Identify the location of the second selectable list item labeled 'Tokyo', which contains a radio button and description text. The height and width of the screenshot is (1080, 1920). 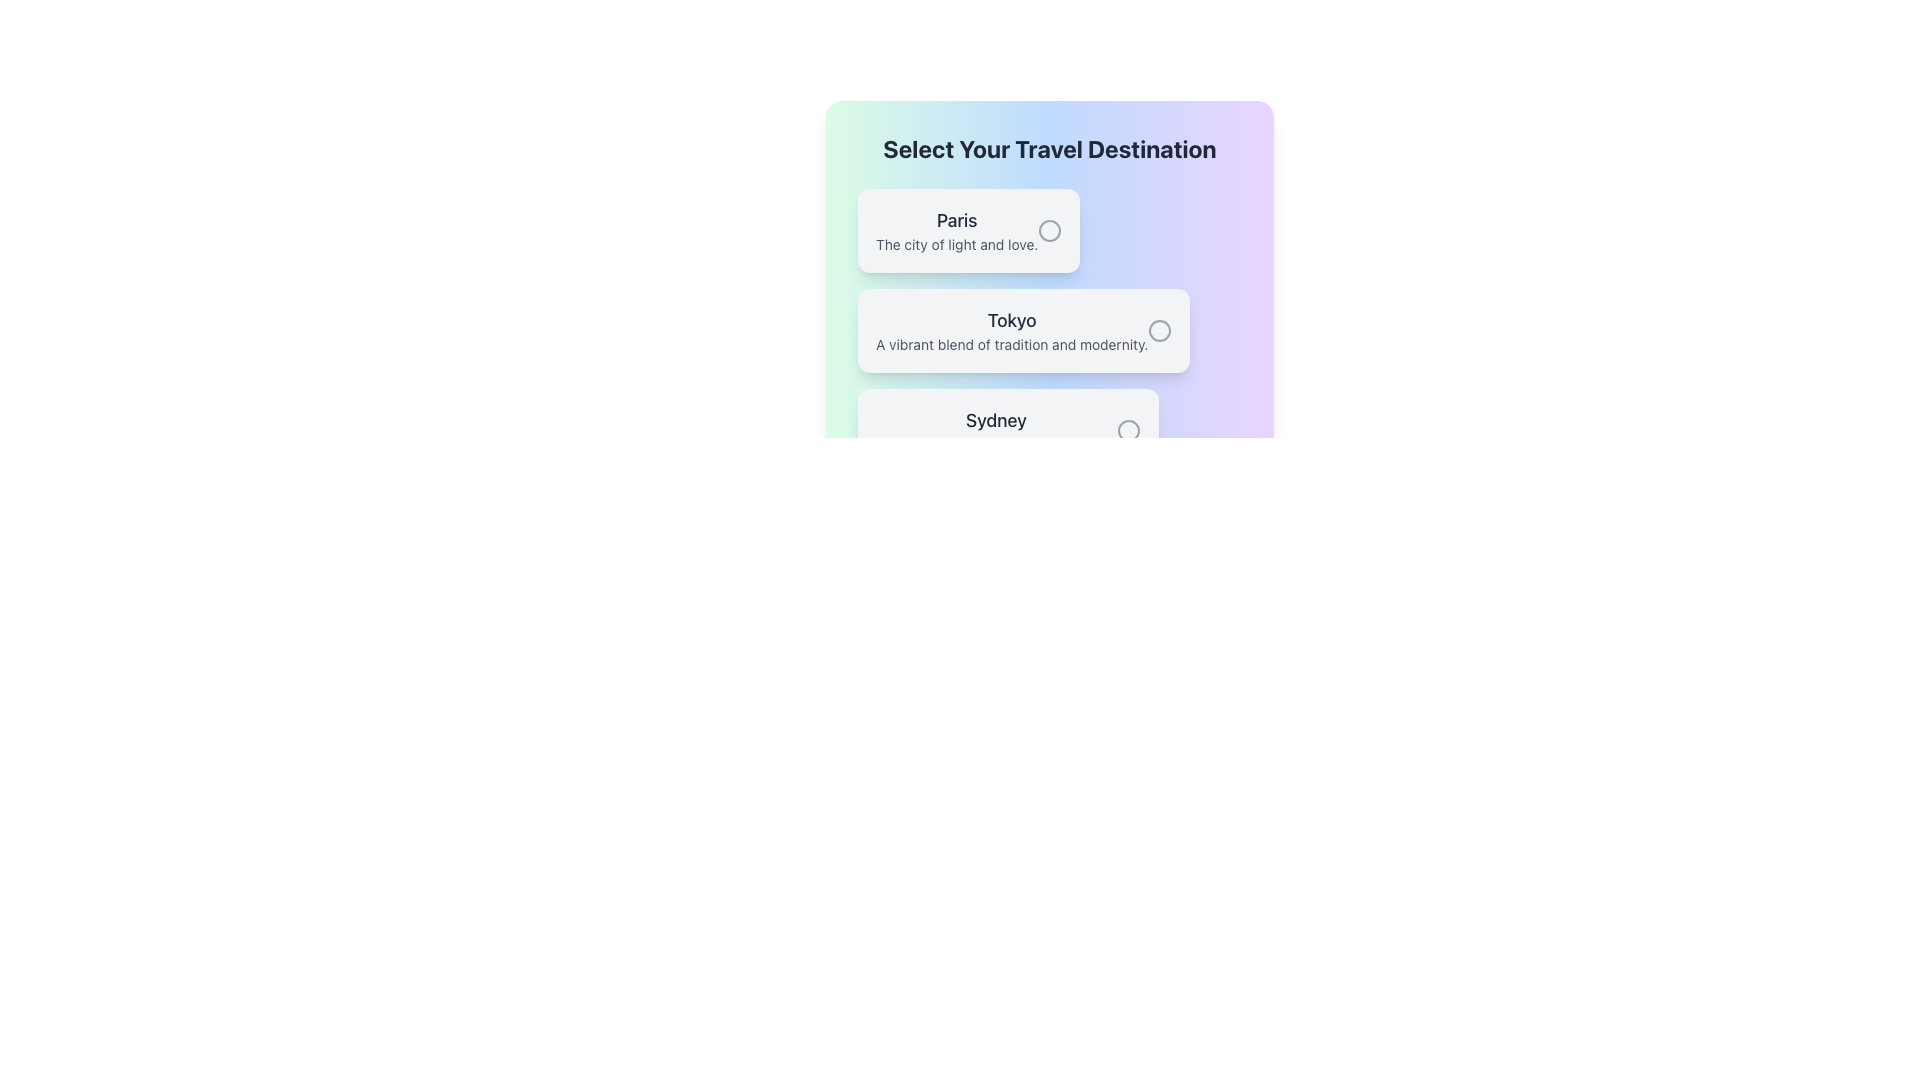
(1049, 330).